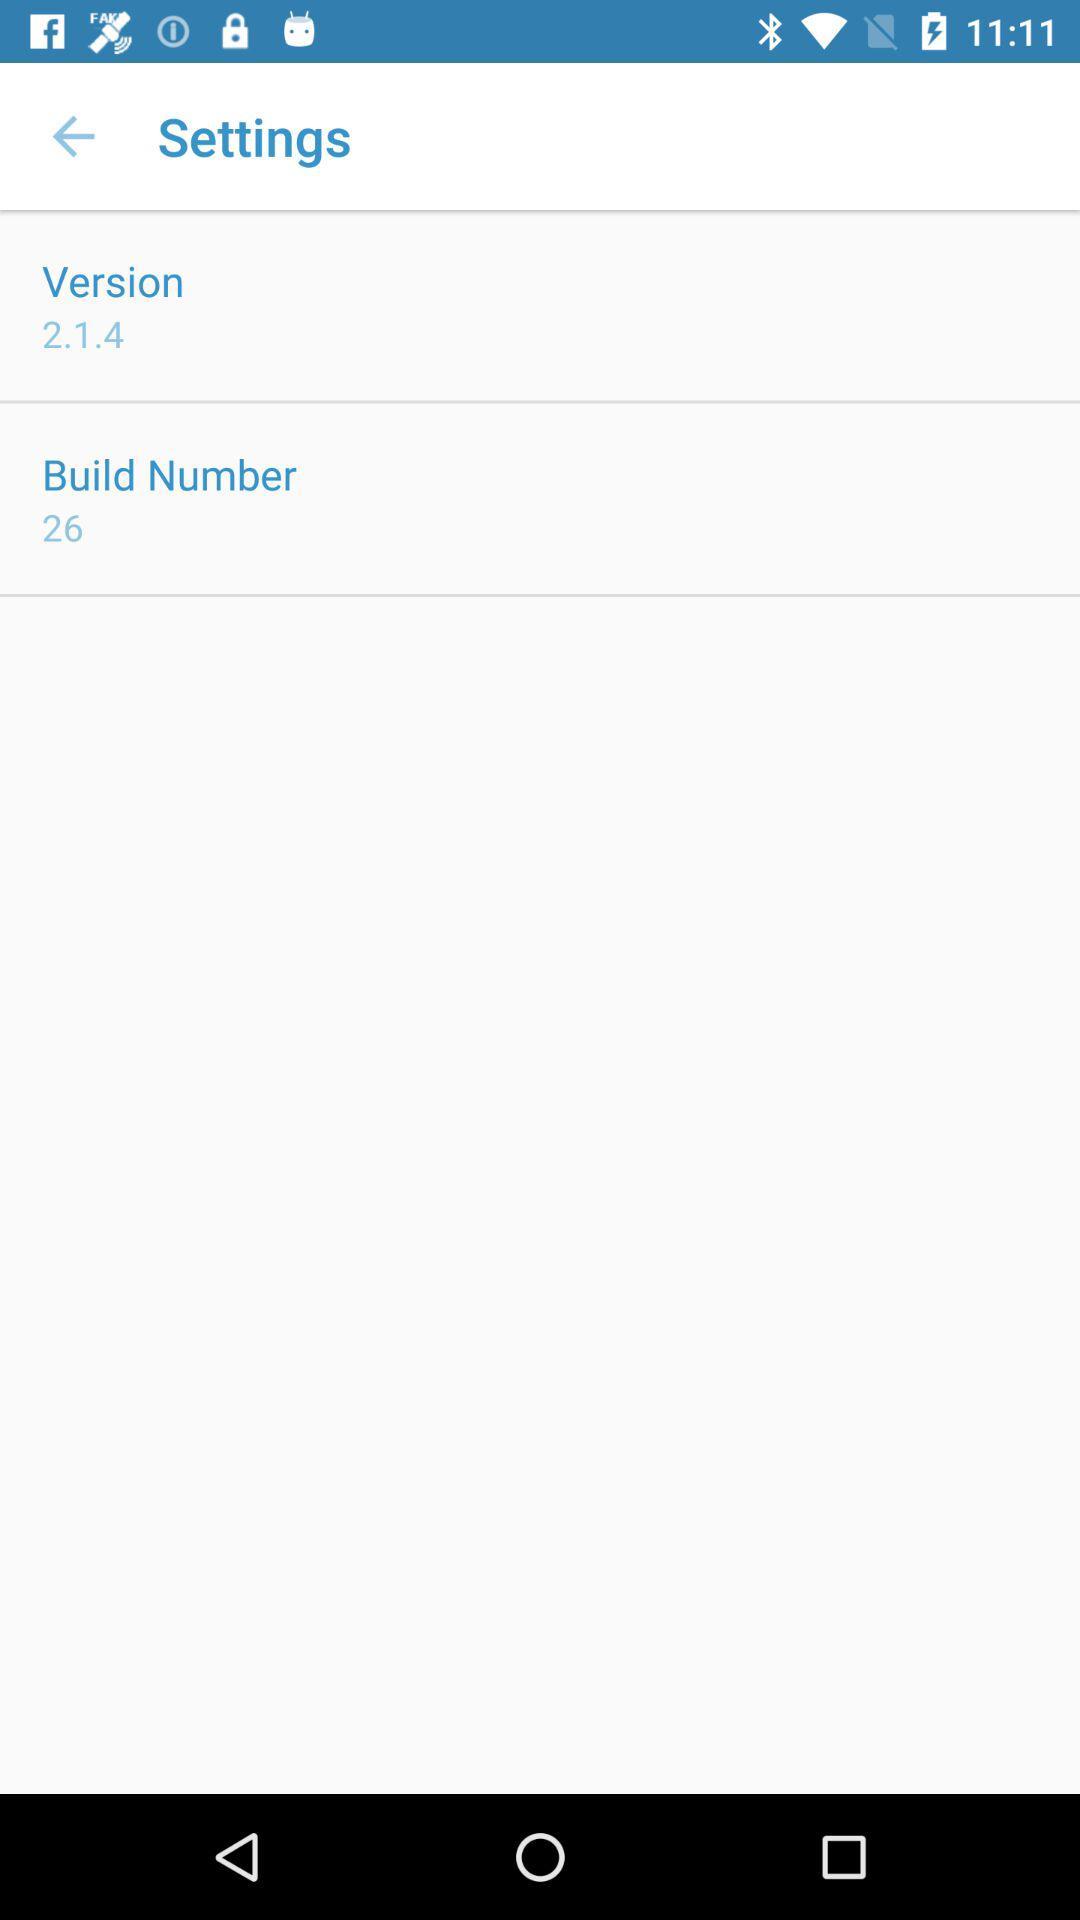 The width and height of the screenshot is (1080, 1920). Describe the element at coordinates (61, 527) in the screenshot. I see `26 icon` at that location.